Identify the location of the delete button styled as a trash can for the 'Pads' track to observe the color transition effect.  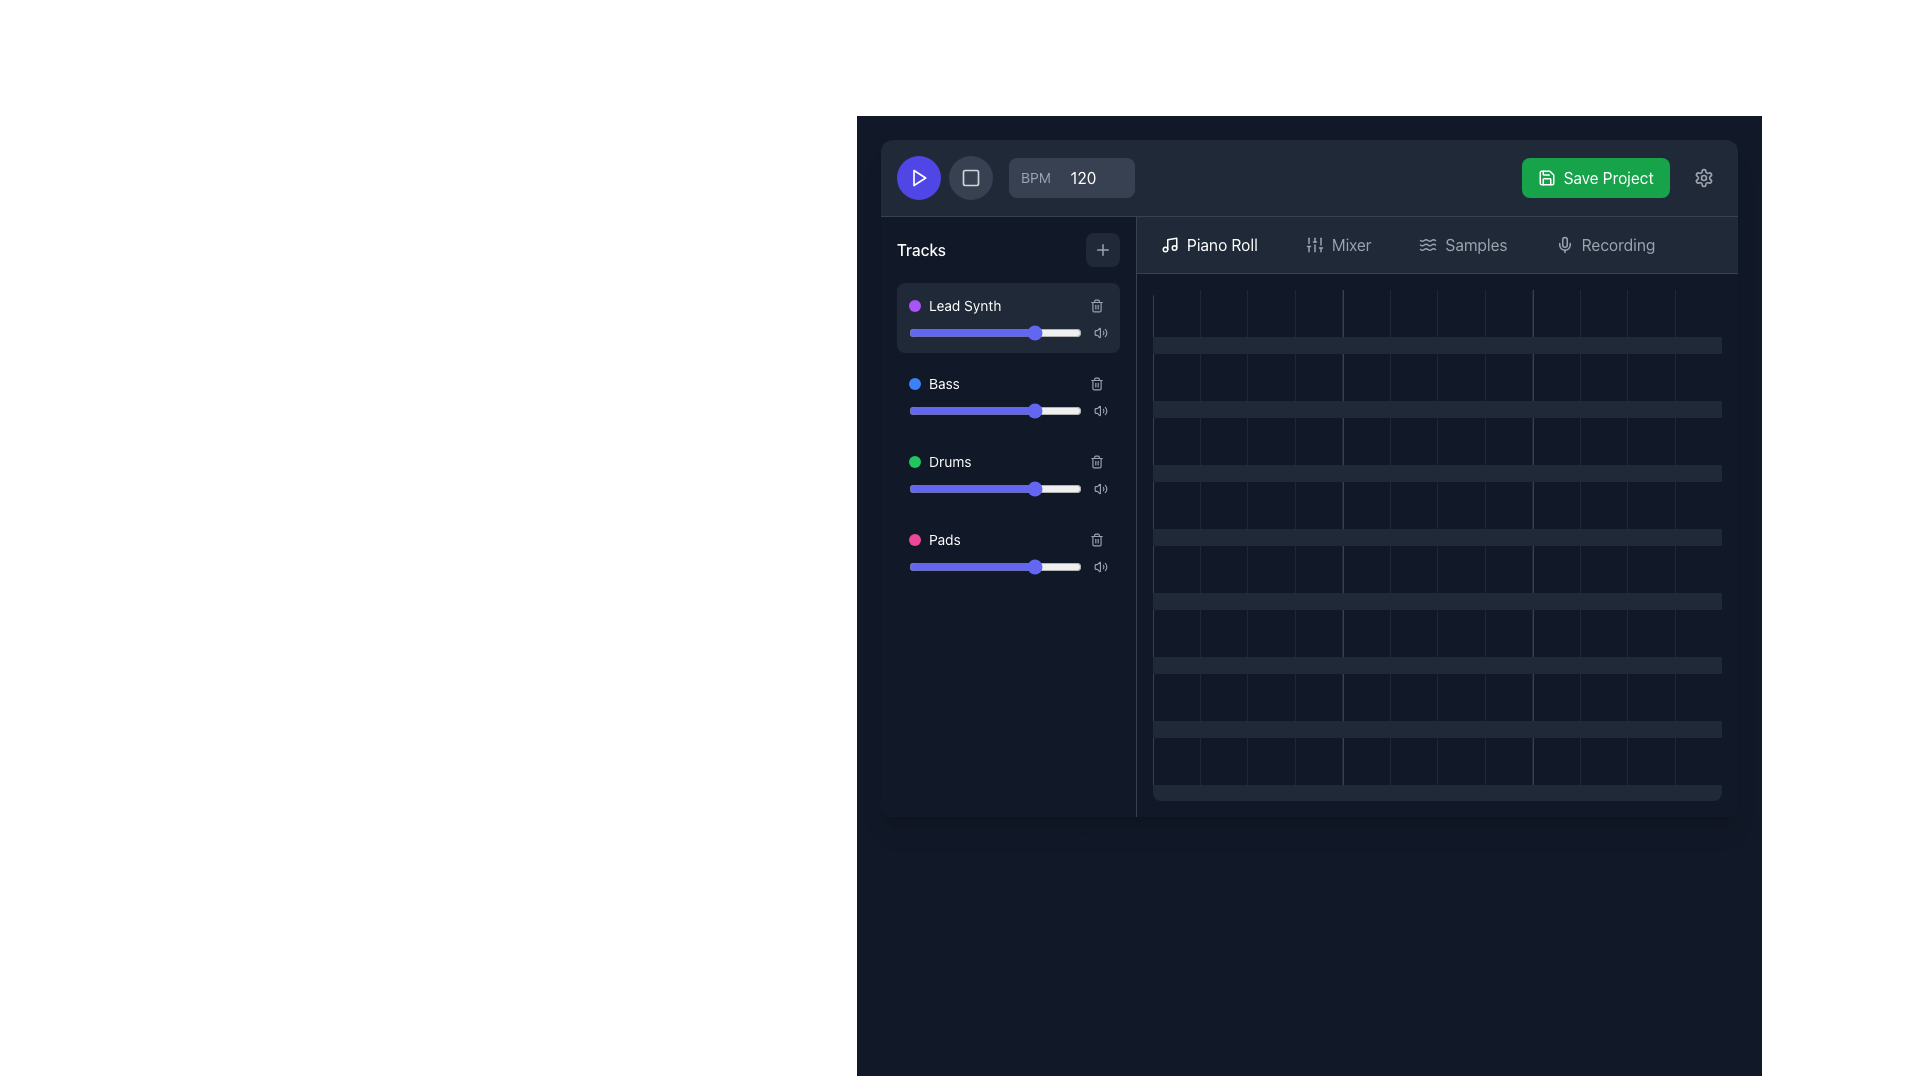
(1096, 540).